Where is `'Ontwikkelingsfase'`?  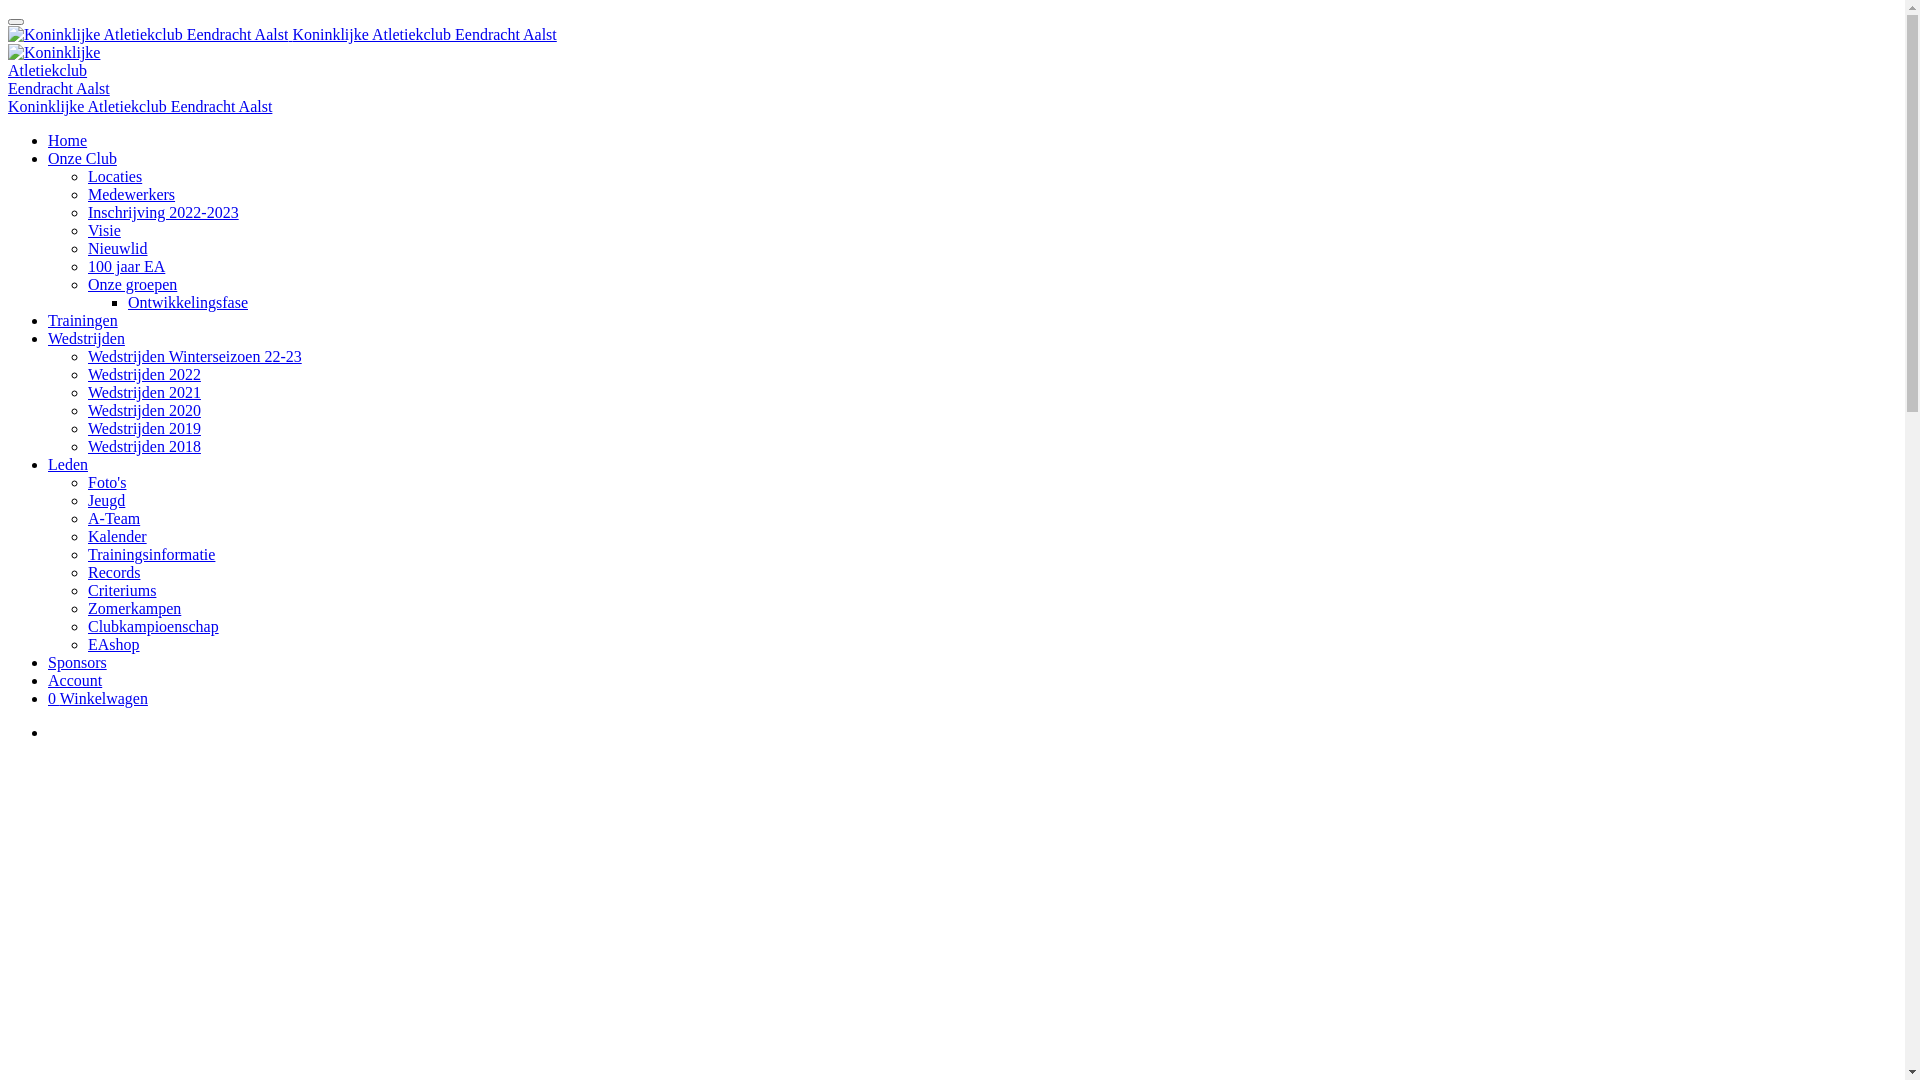 'Ontwikkelingsfase' is located at coordinates (187, 302).